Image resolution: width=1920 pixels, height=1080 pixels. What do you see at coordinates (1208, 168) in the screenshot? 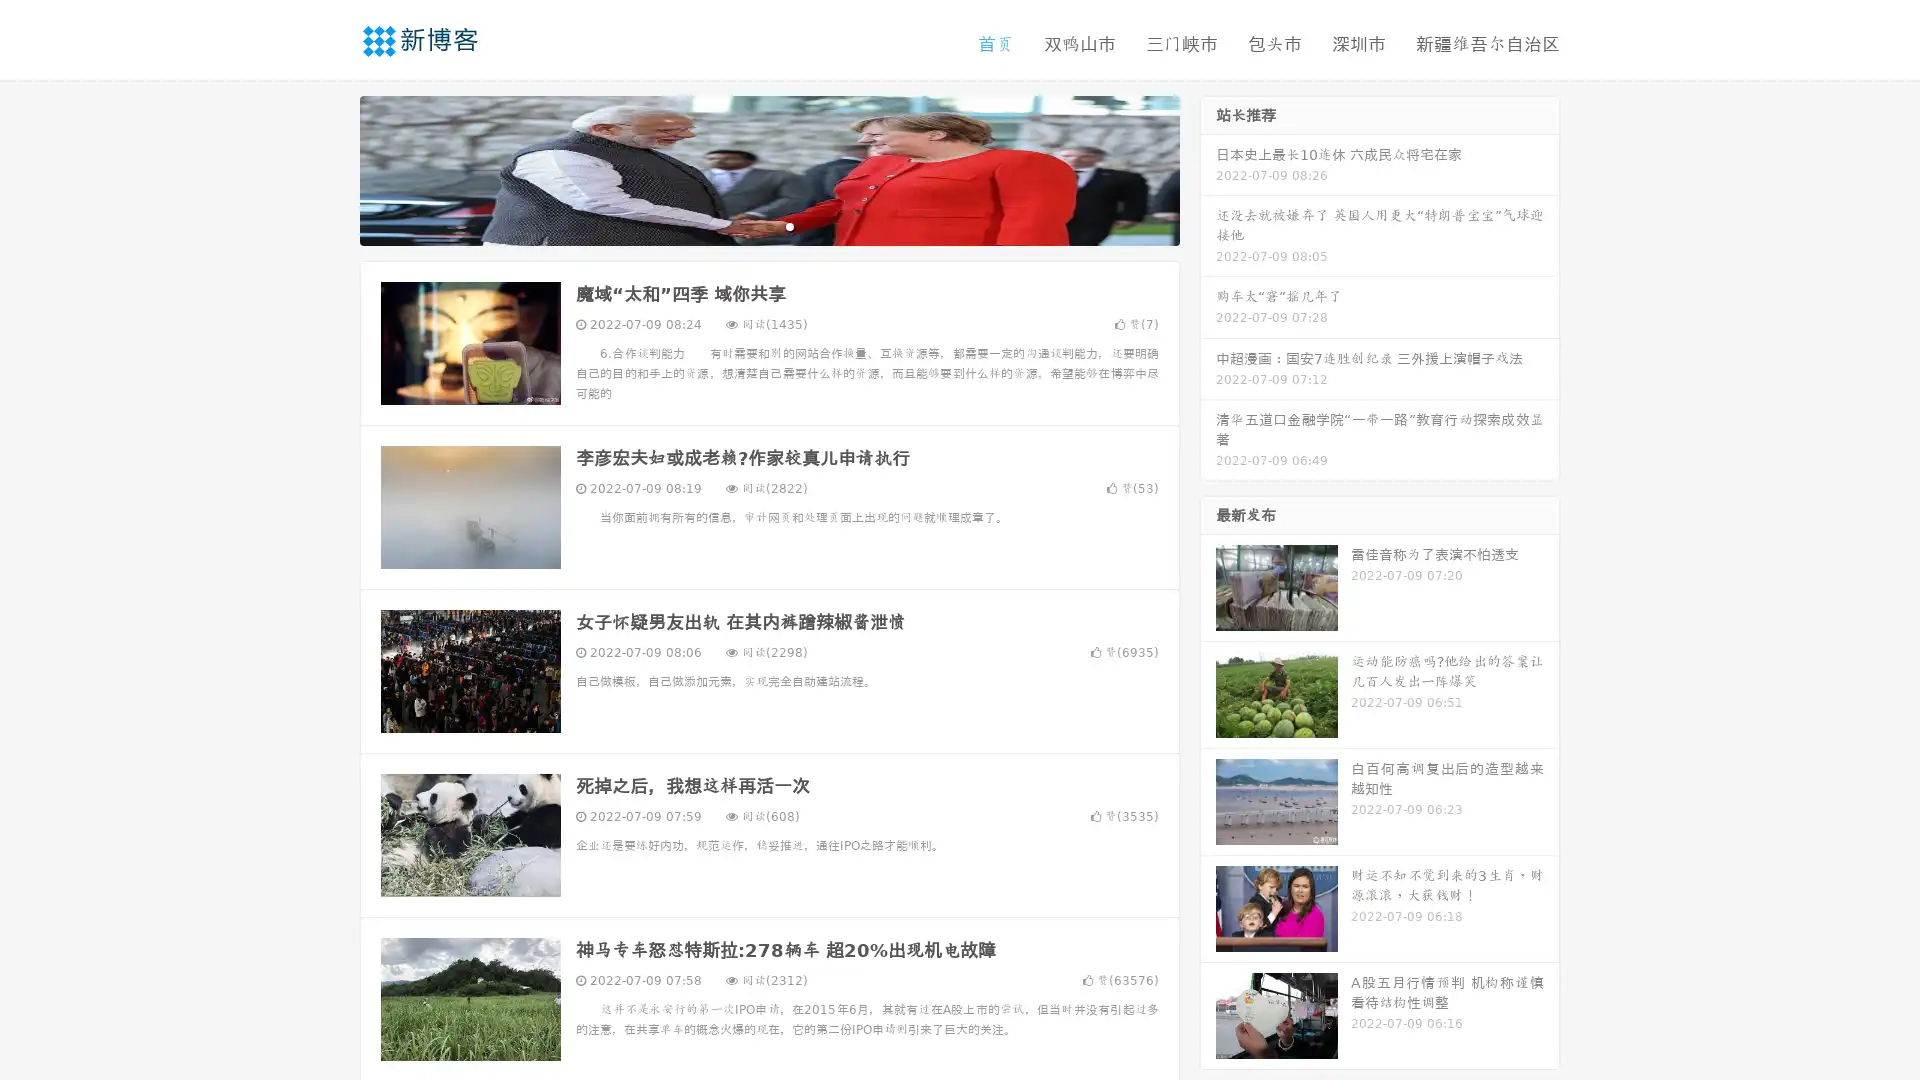
I see `Next slide` at bounding box center [1208, 168].